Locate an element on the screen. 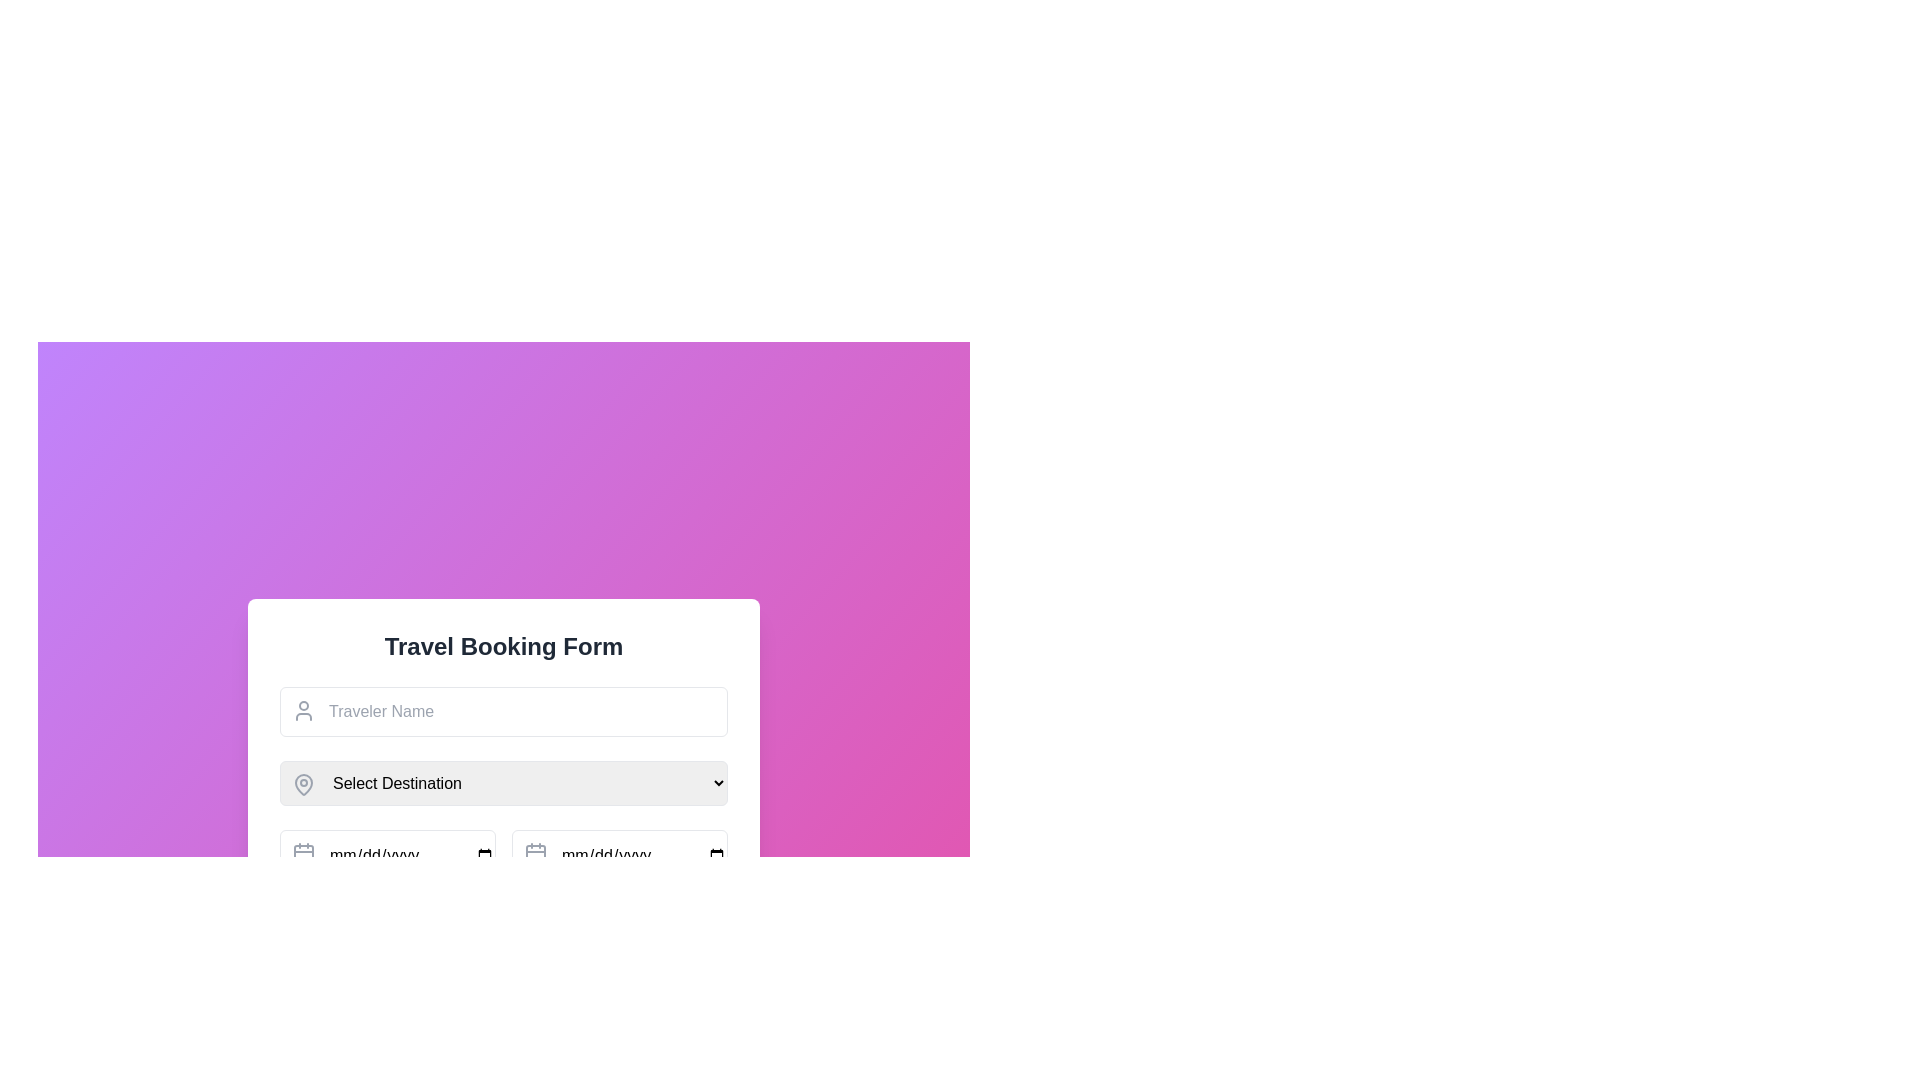 The height and width of the screenshot is (1080, 1920). the Header text that reads 'Travel Booking Form', which is prominently styled in large, bold font, centered at the top of the form interface is located at coordinates (504, 647).